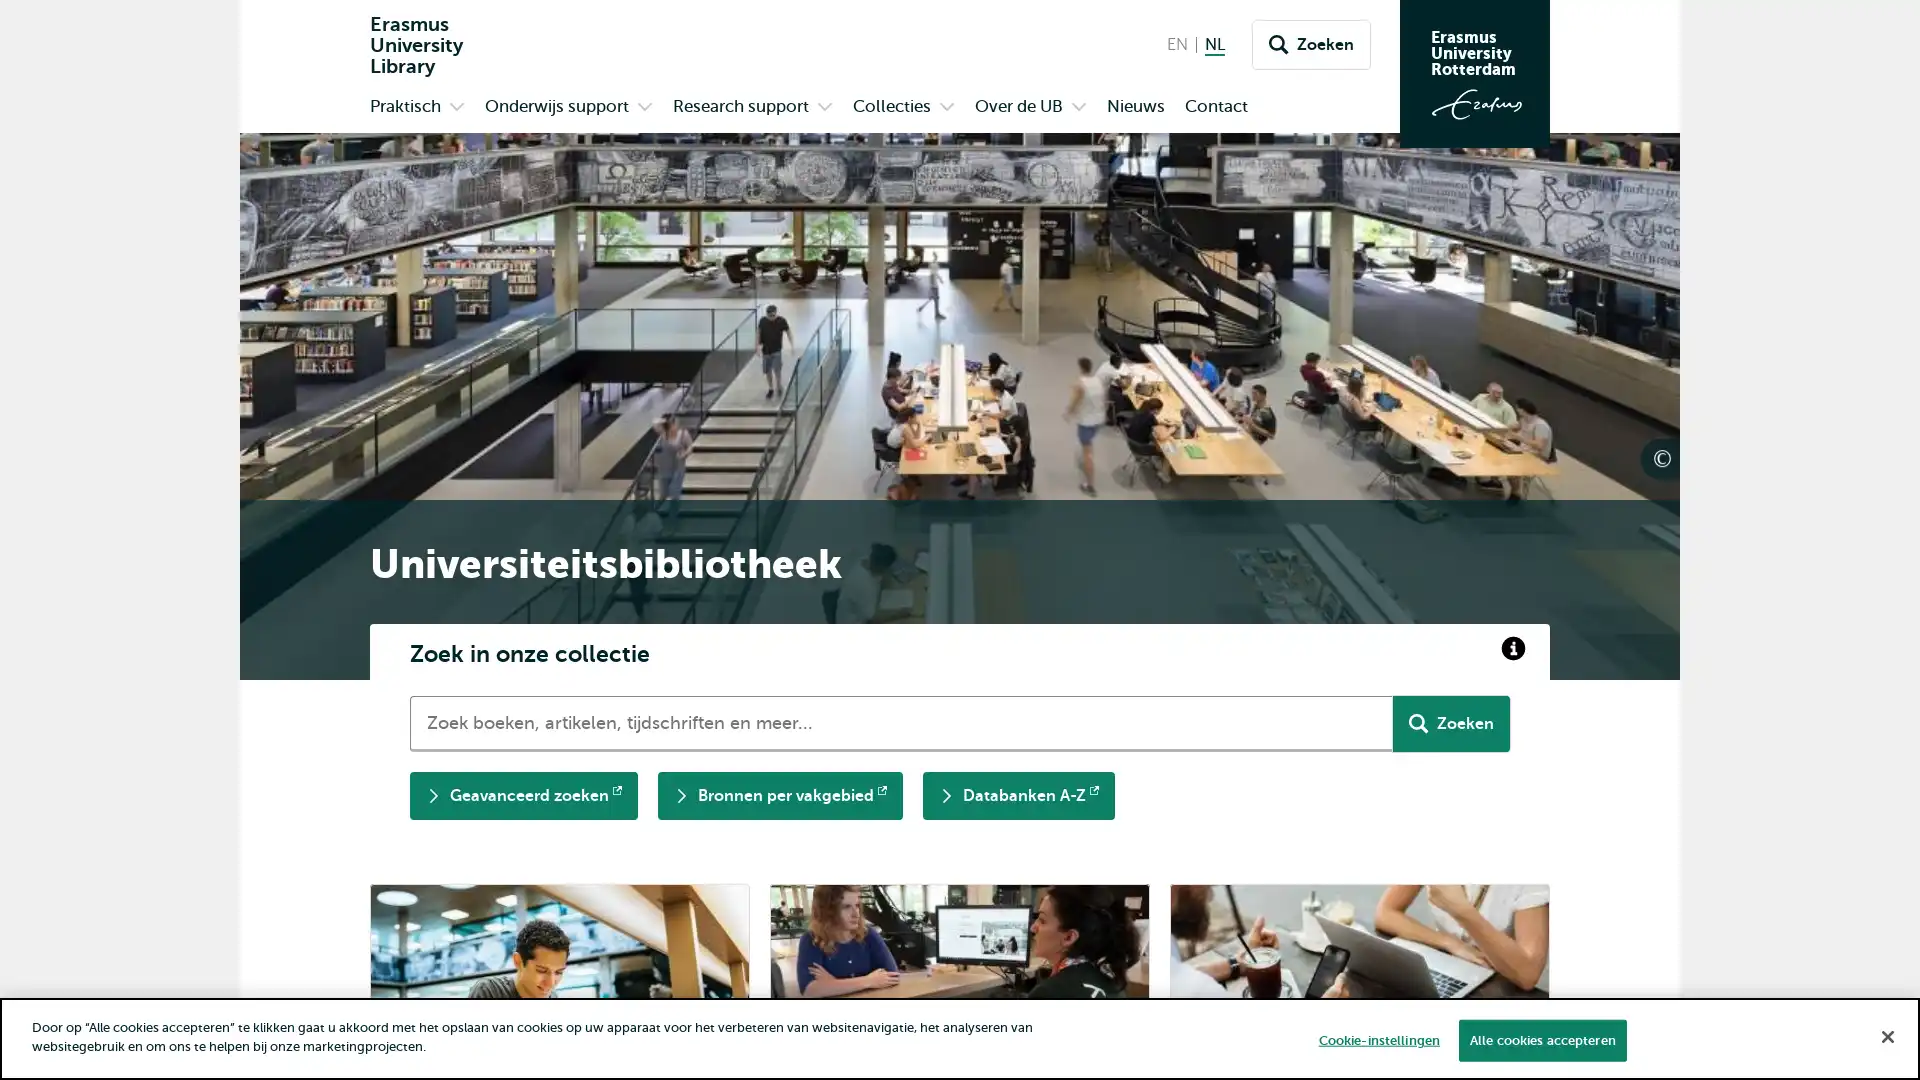 Image resolution: width=1920 pixels, height=1080 pixels. I want to click on Zoeken, so click(1311, 45).